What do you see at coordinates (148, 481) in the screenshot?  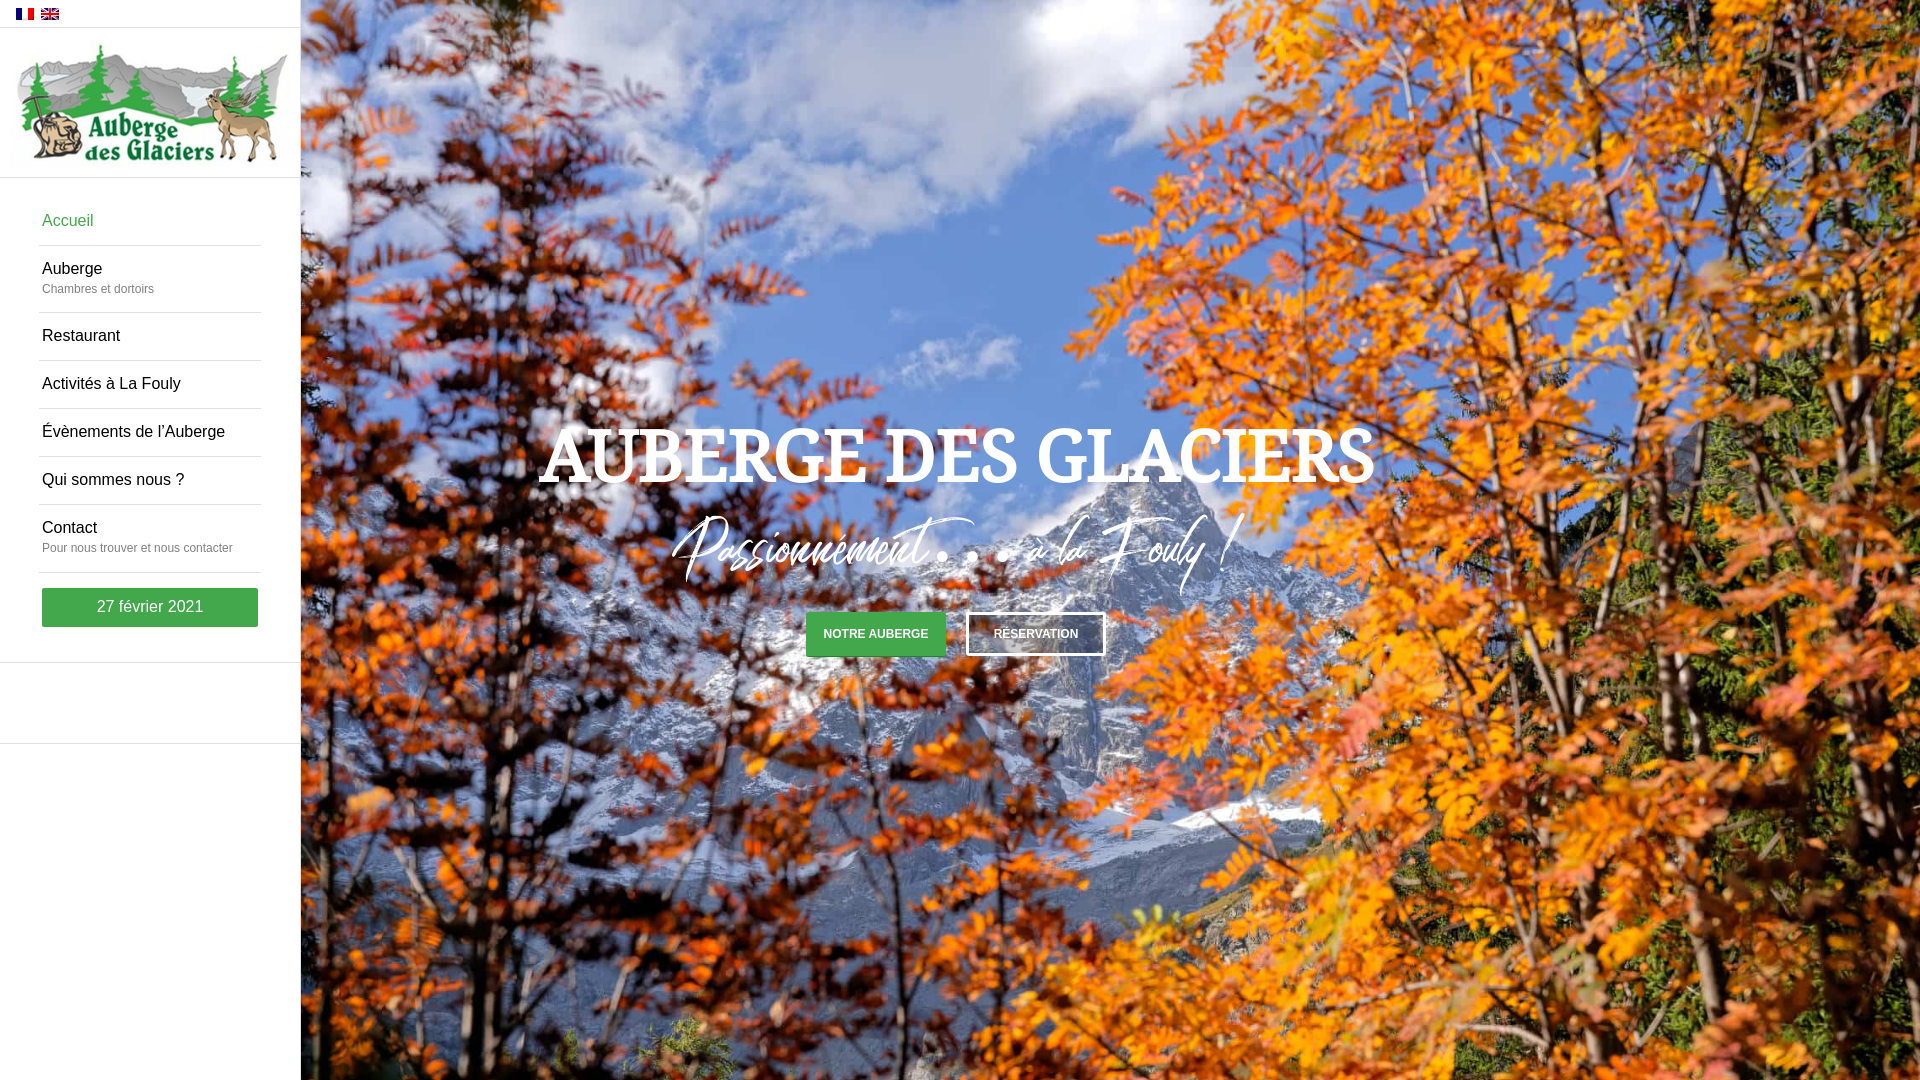 I see `'Qui sommes nous ?'` at bounding box center [148, 481].